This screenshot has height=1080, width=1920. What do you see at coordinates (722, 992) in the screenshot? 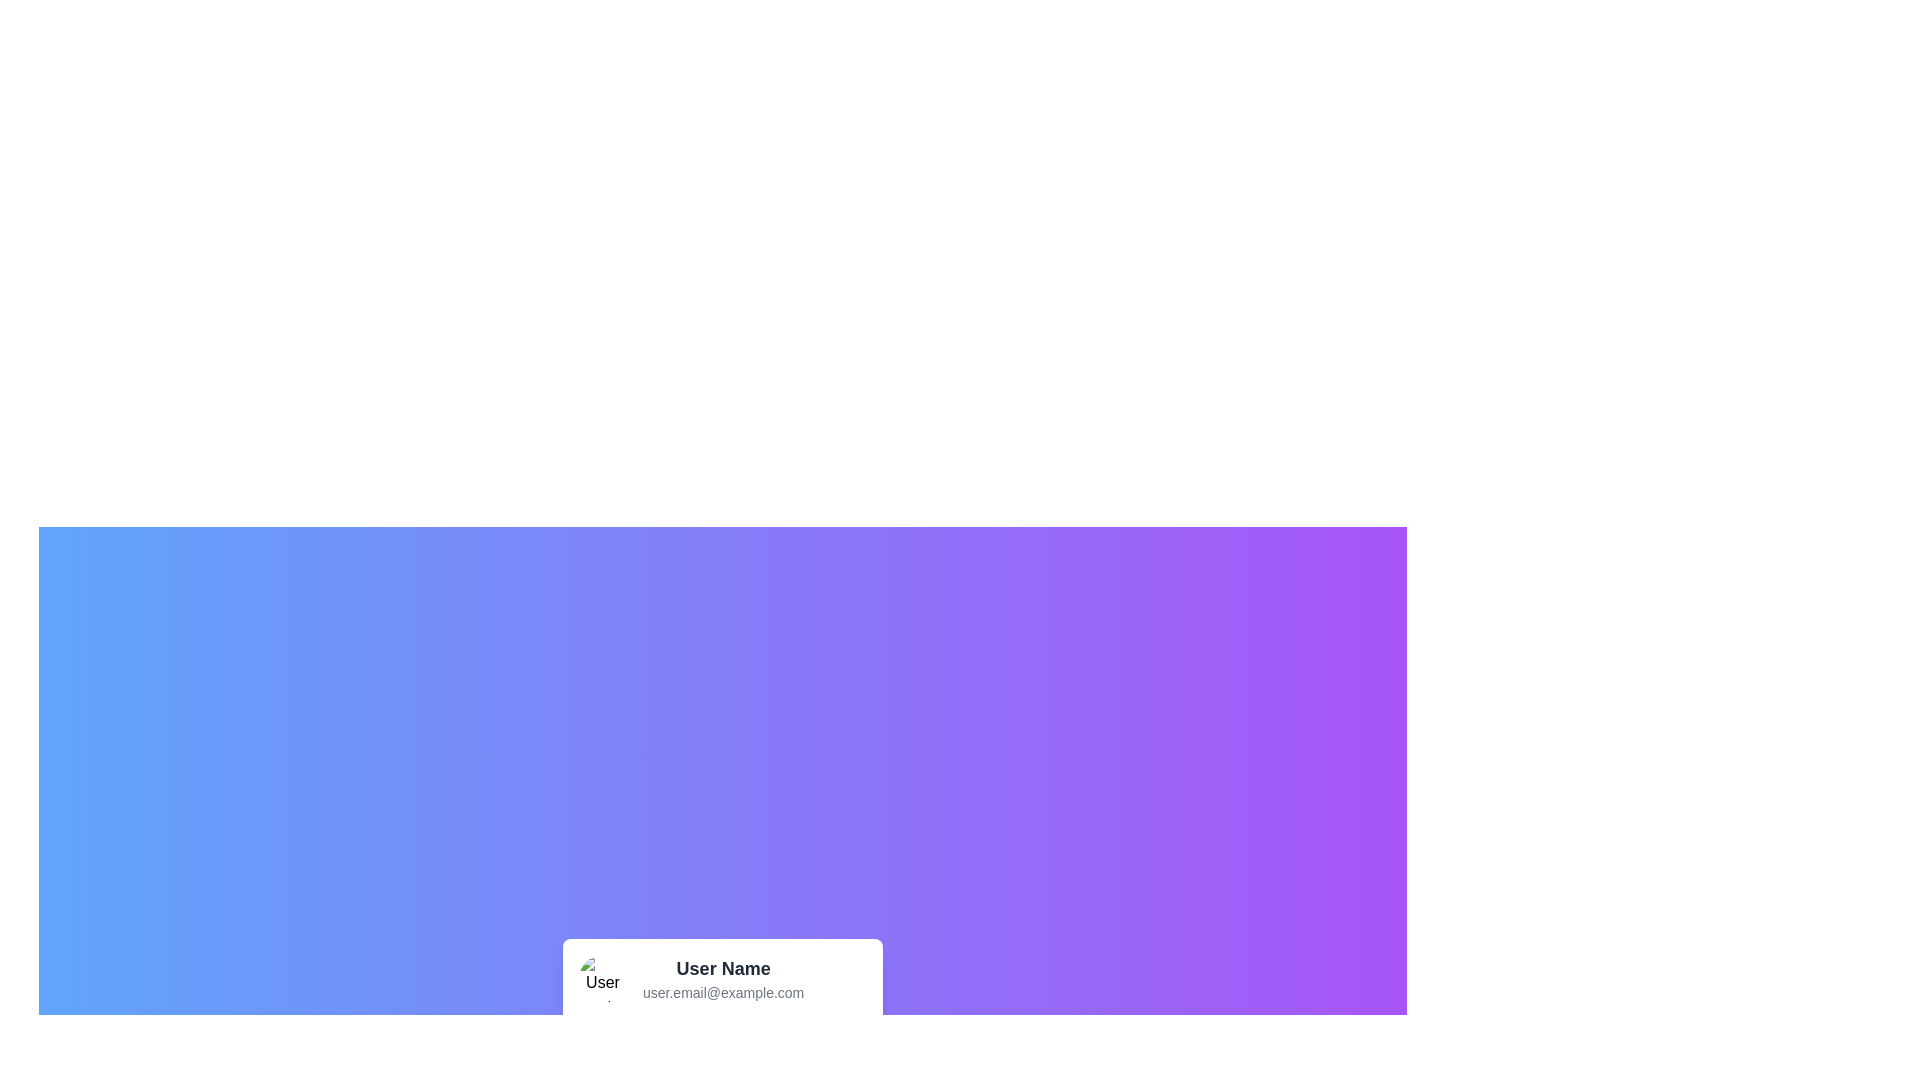
I see `the text label displaying the email address 'user.email@example.com', which is styled in gray and positioned below the 'User Name' label within a white card against a gradient blue-to-purple background` at bounding box center [722, 992].